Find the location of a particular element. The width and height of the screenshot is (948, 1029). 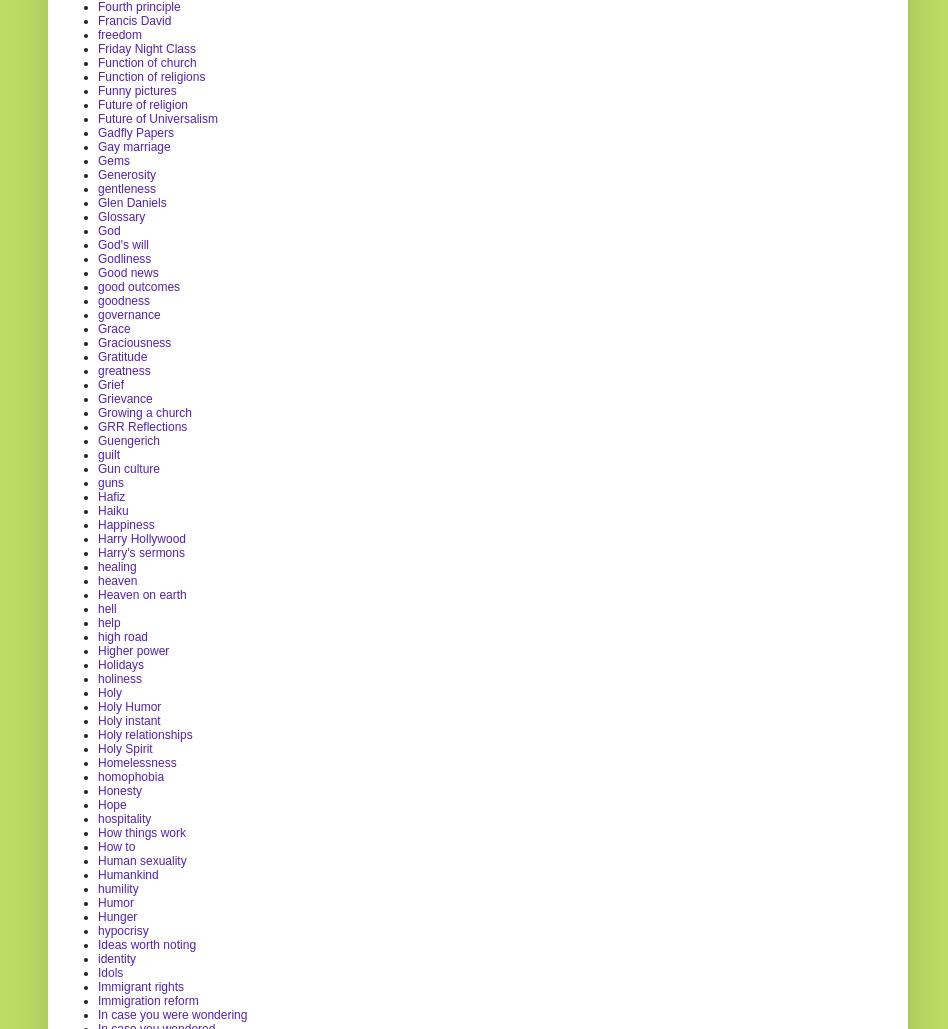

'heaven' is located at coordinates (98, 579).